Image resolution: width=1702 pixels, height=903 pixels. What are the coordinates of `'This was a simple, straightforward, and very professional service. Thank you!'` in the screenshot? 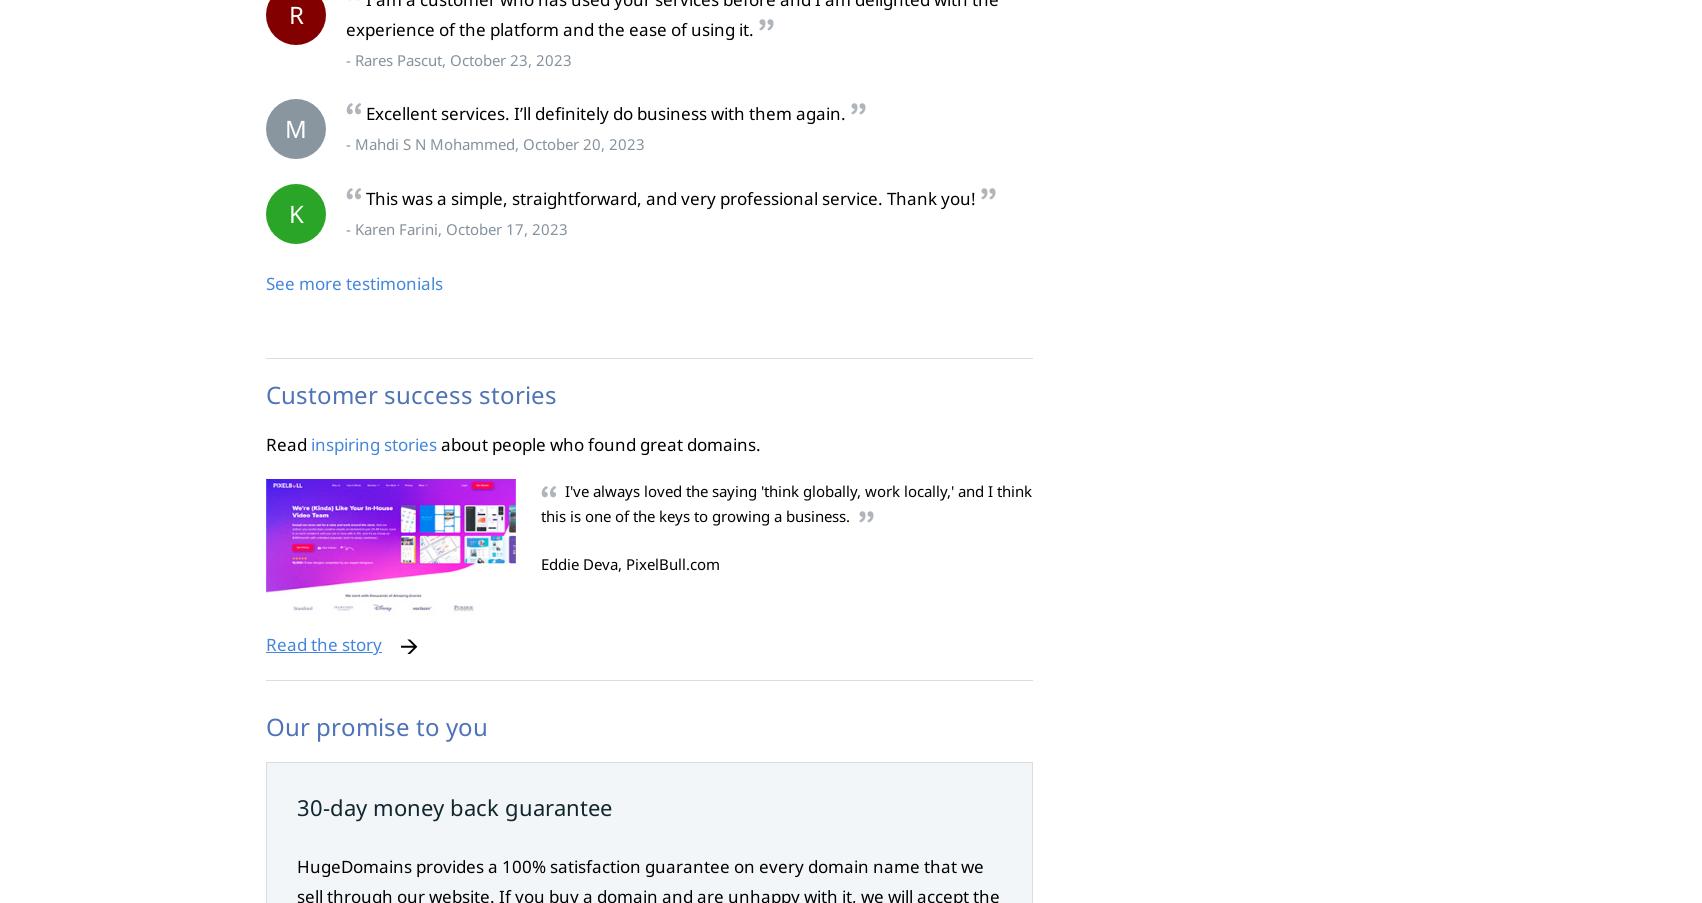 It's located at (670, 198).